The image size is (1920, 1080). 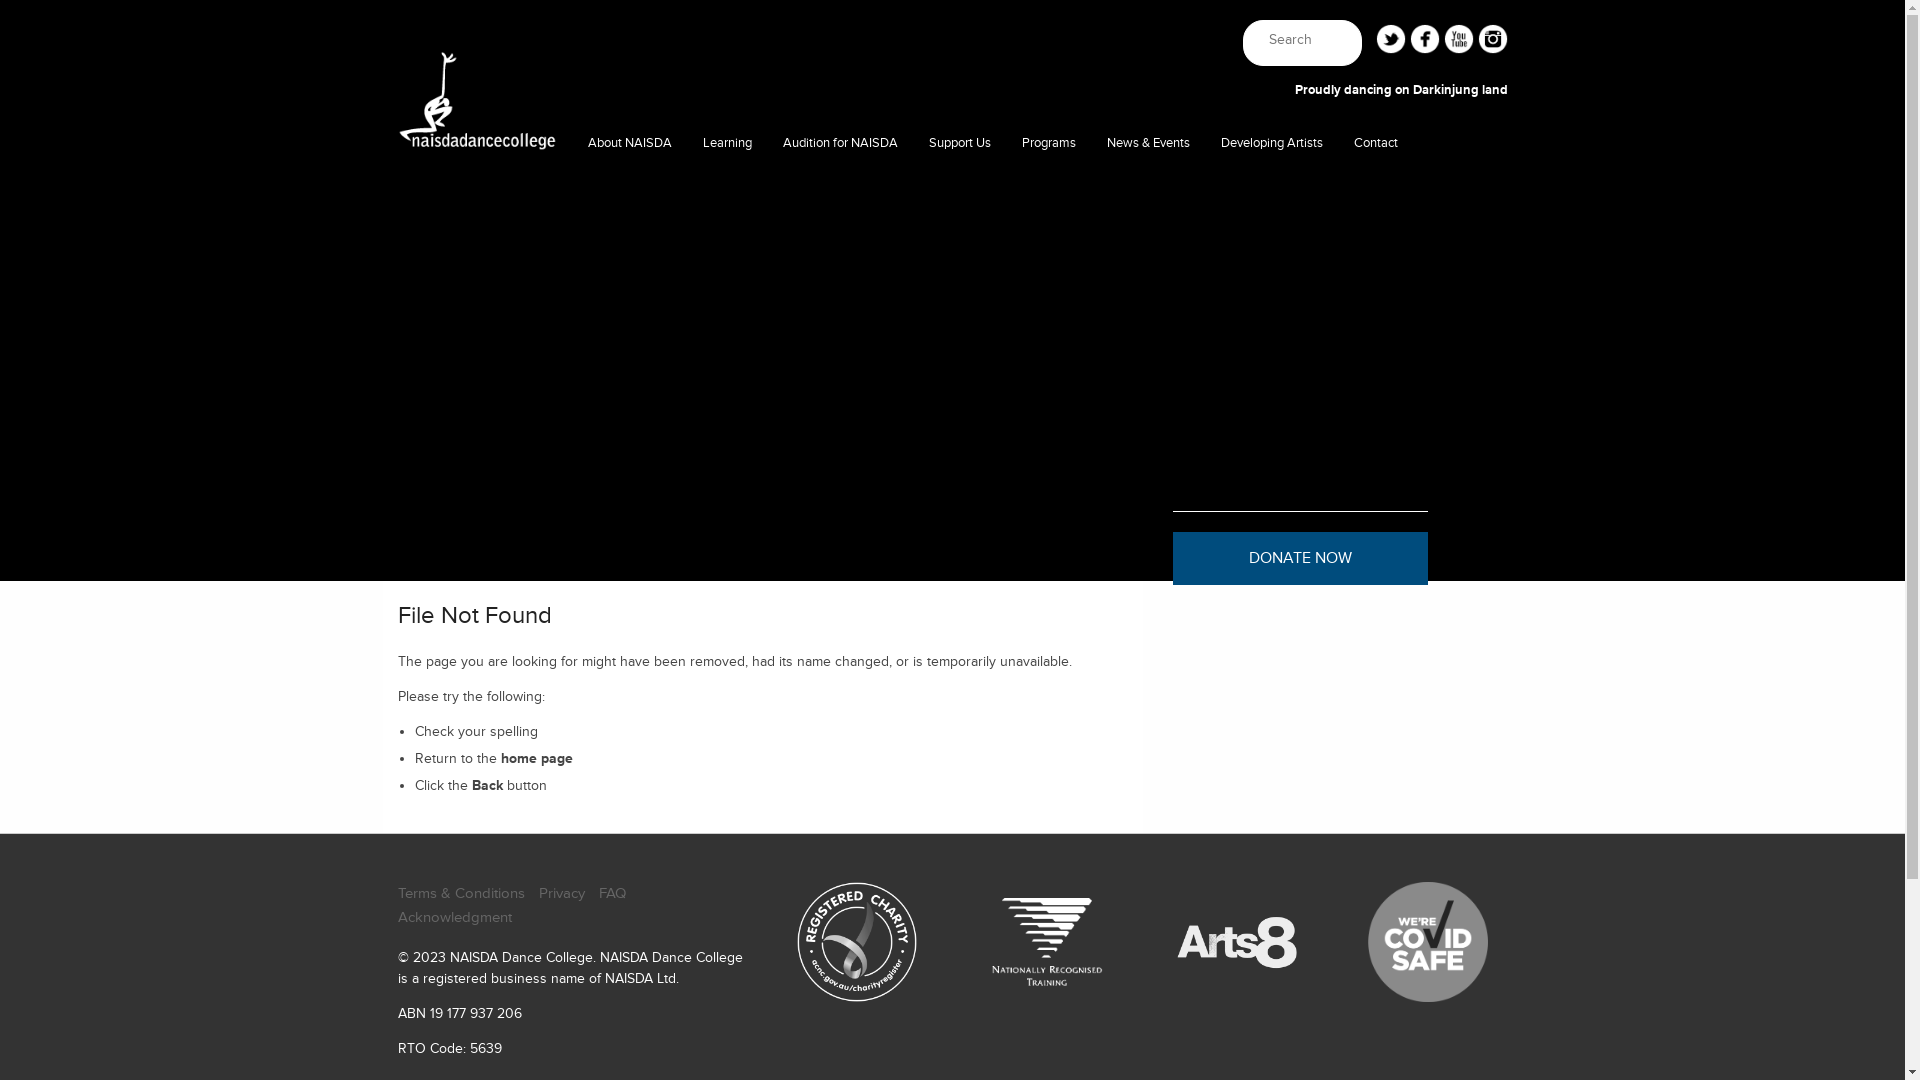 What do you see at coordinates (840, 185) in the screenshot?
I see `'Apply to NAISDA'` at bounding box center [840, 185].